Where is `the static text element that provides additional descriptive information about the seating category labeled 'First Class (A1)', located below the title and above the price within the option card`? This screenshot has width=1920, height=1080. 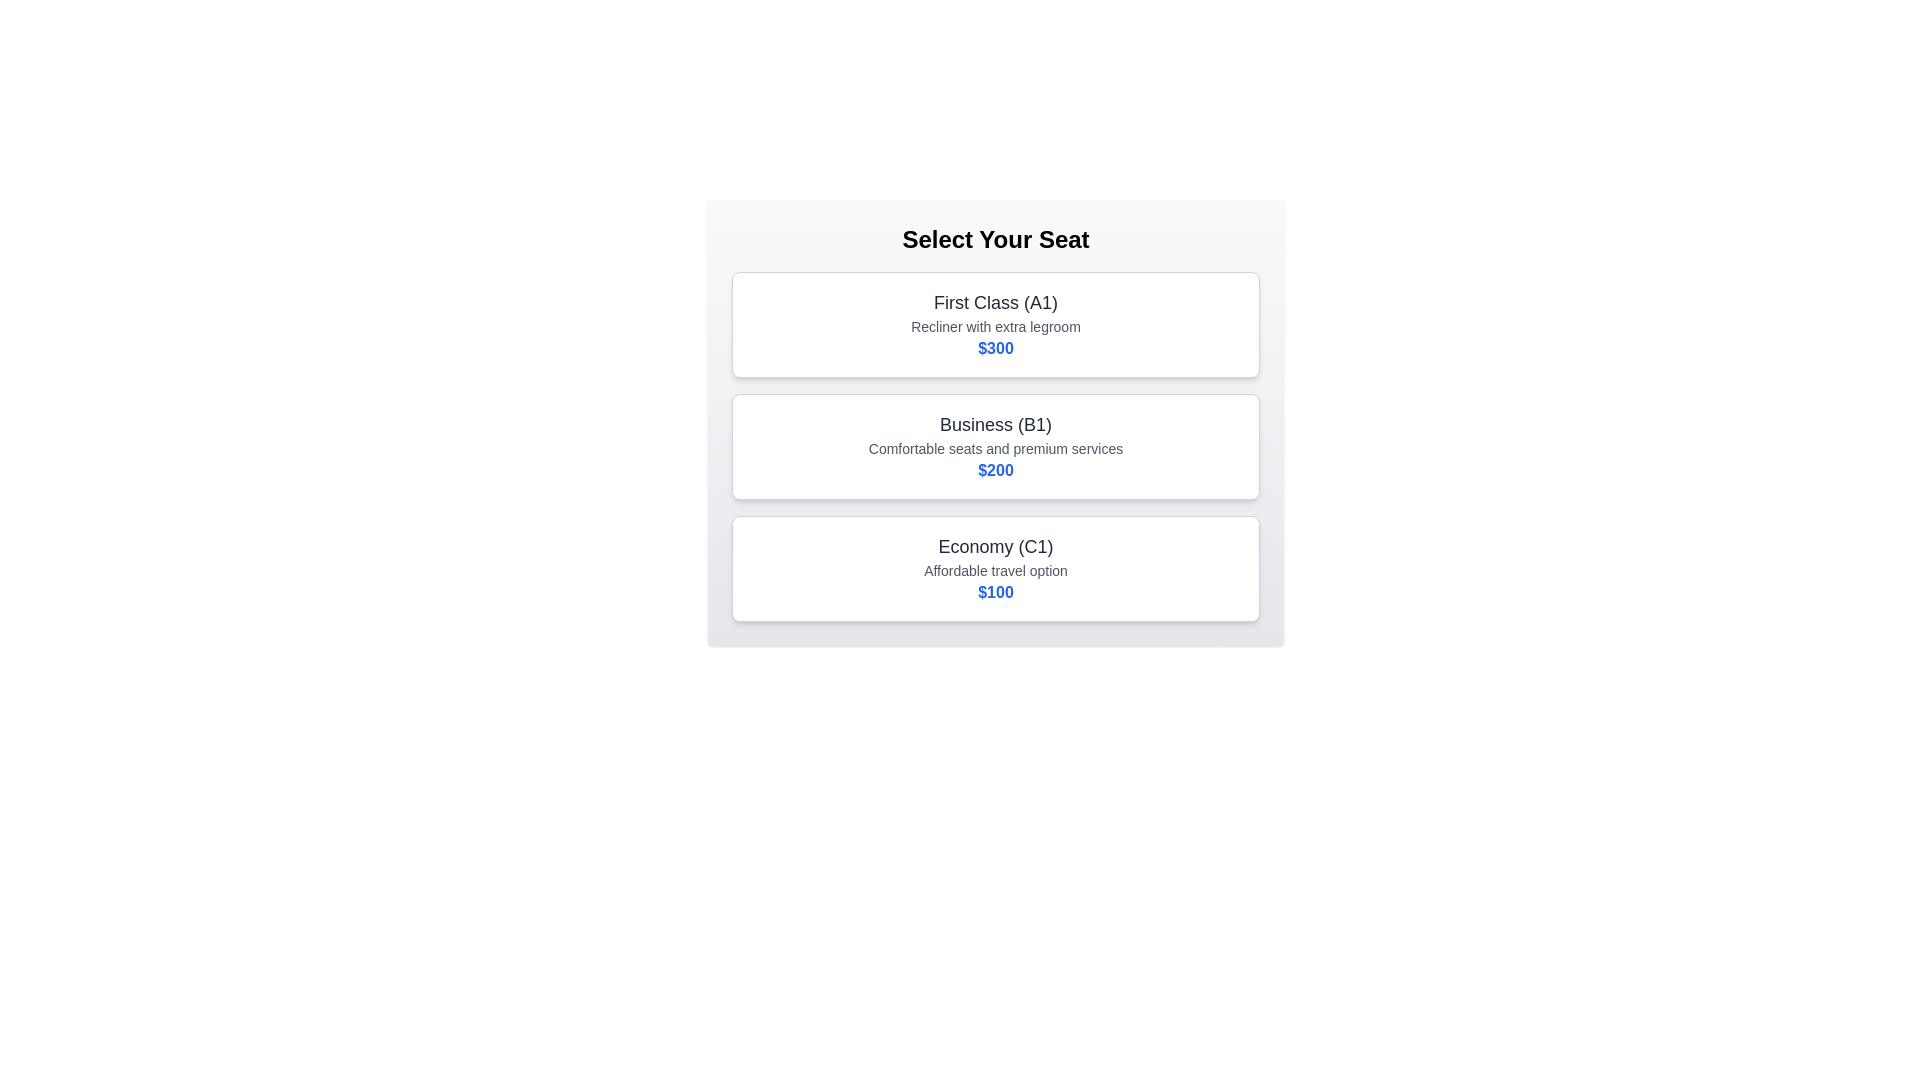
the static text element that provides additional descriptive information about the seating category labeled 'First Class (A1)', located below the title and above the price within the option card is located at coordinates (996, 326).